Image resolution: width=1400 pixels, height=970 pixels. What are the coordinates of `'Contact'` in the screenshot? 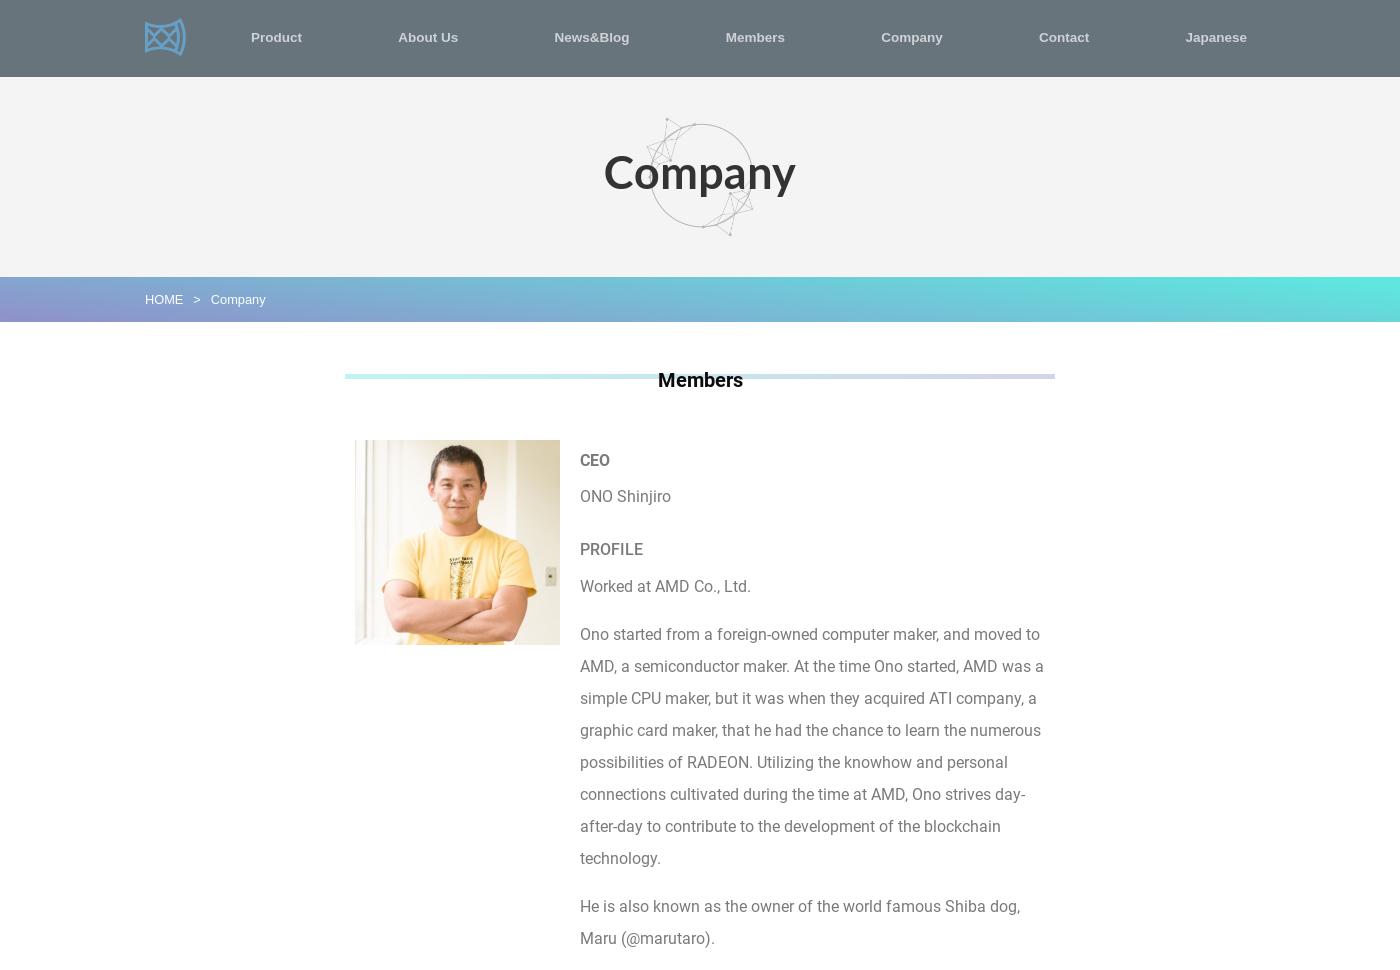 It's located at (1063, 37).